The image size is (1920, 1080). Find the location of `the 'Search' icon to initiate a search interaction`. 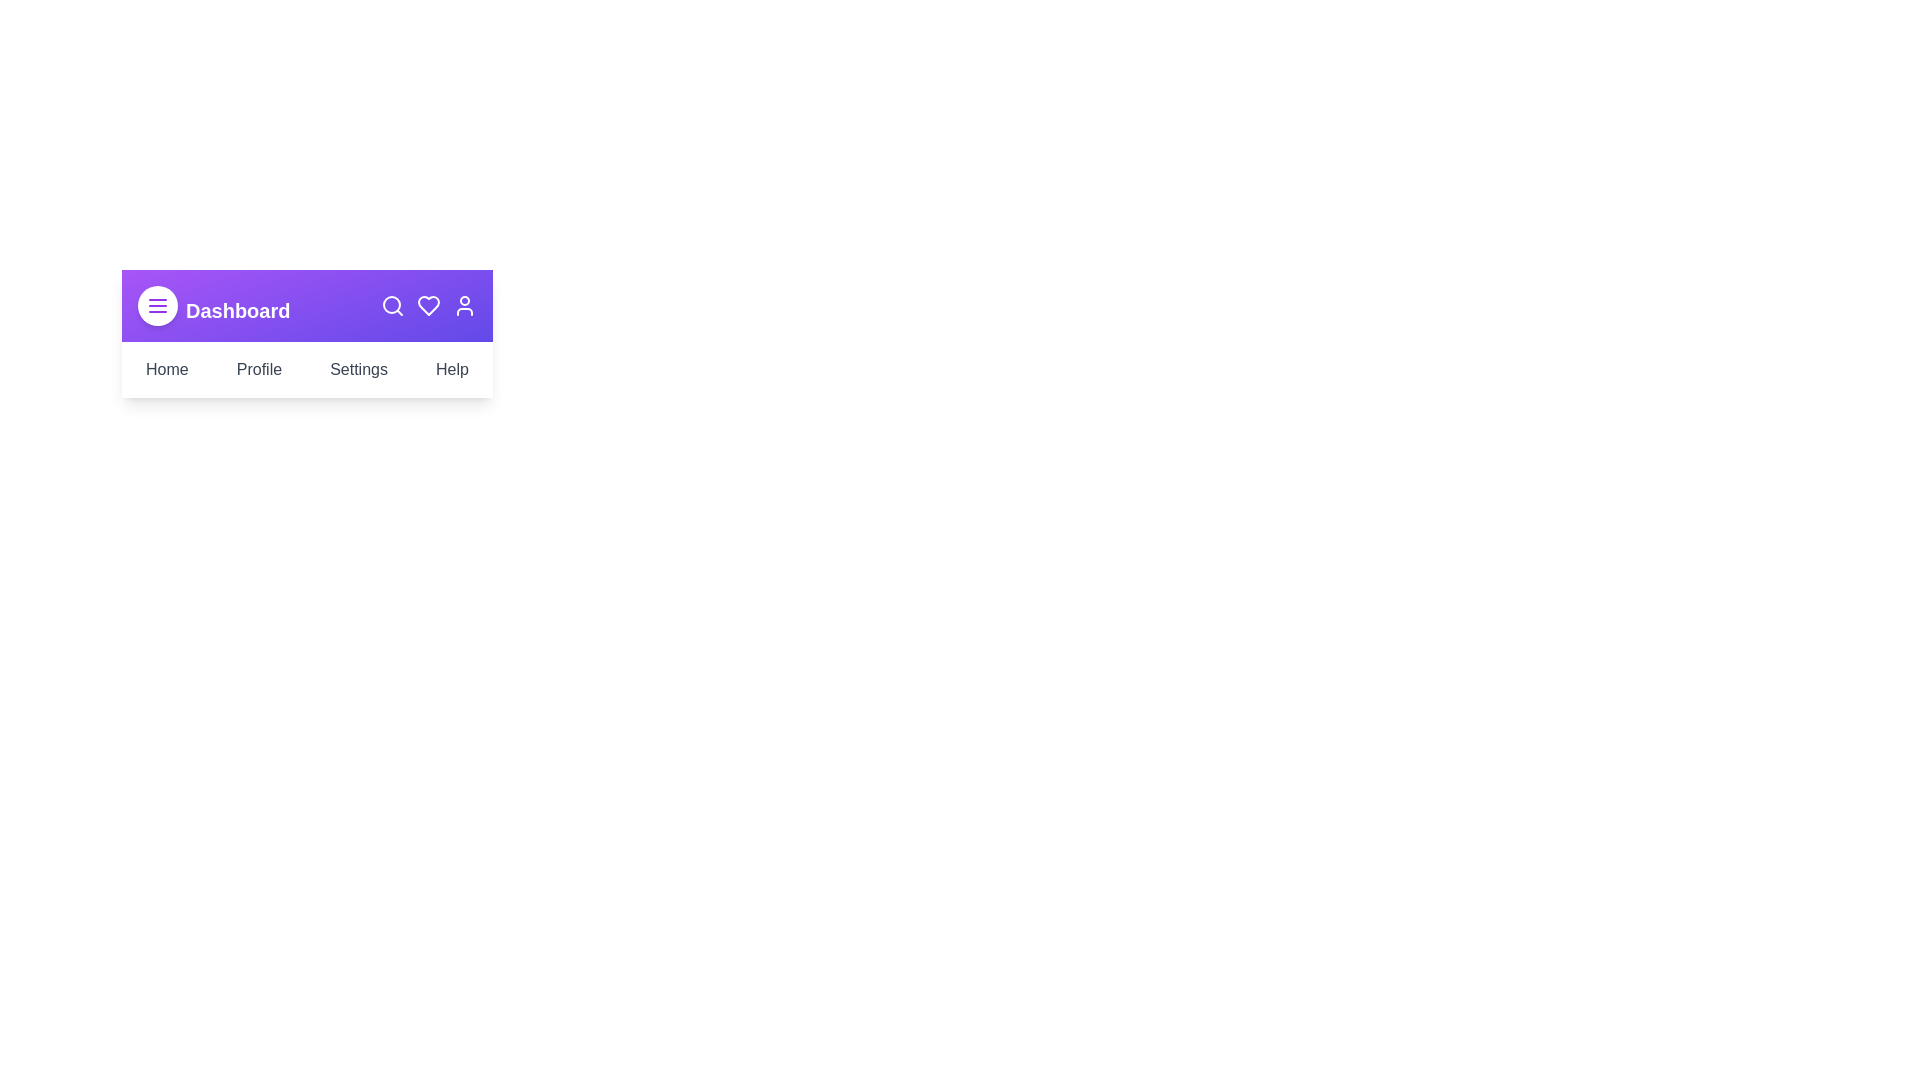

the 'Search' icon to initiate a search interaction is located at coordinates (393, 305).